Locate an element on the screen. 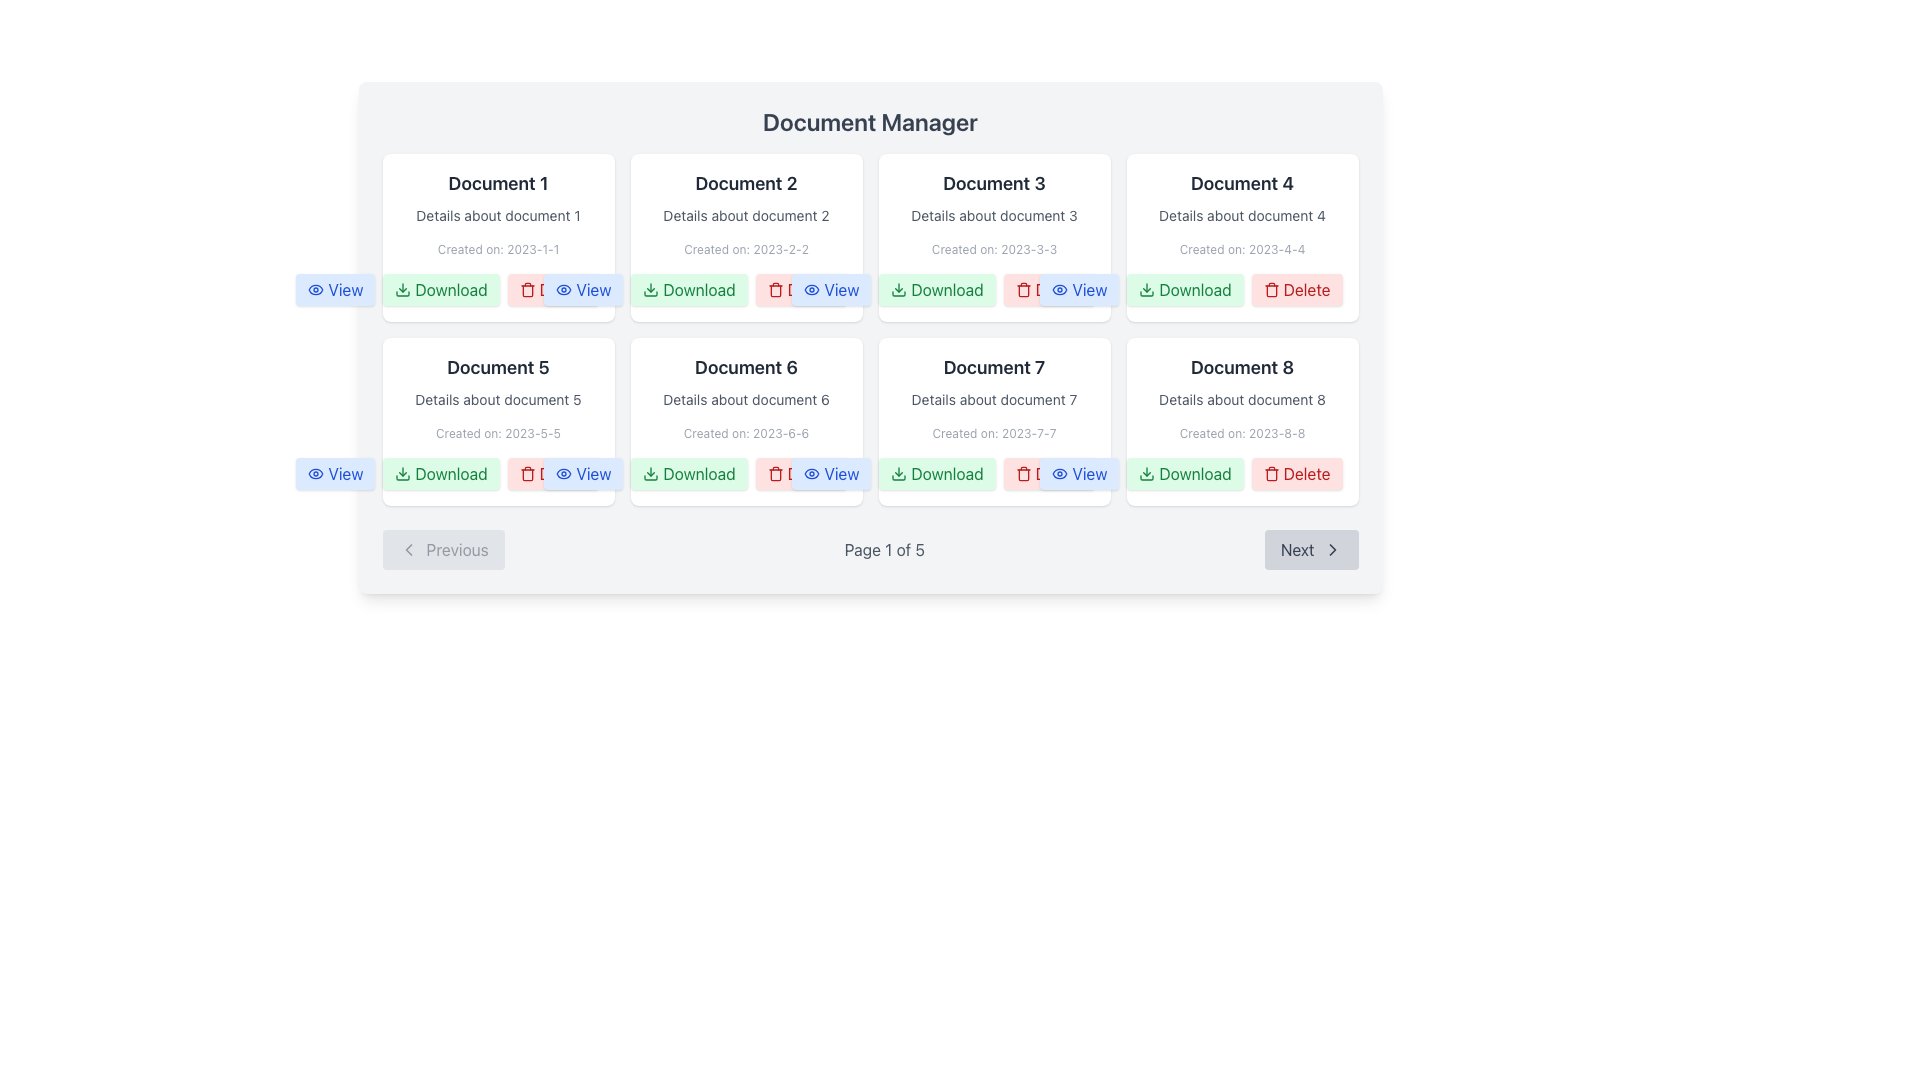  the delete button that contains the icon representing the delete action, which is positioned to the left of the text 'Delete' is located at coordinates (527, 474).